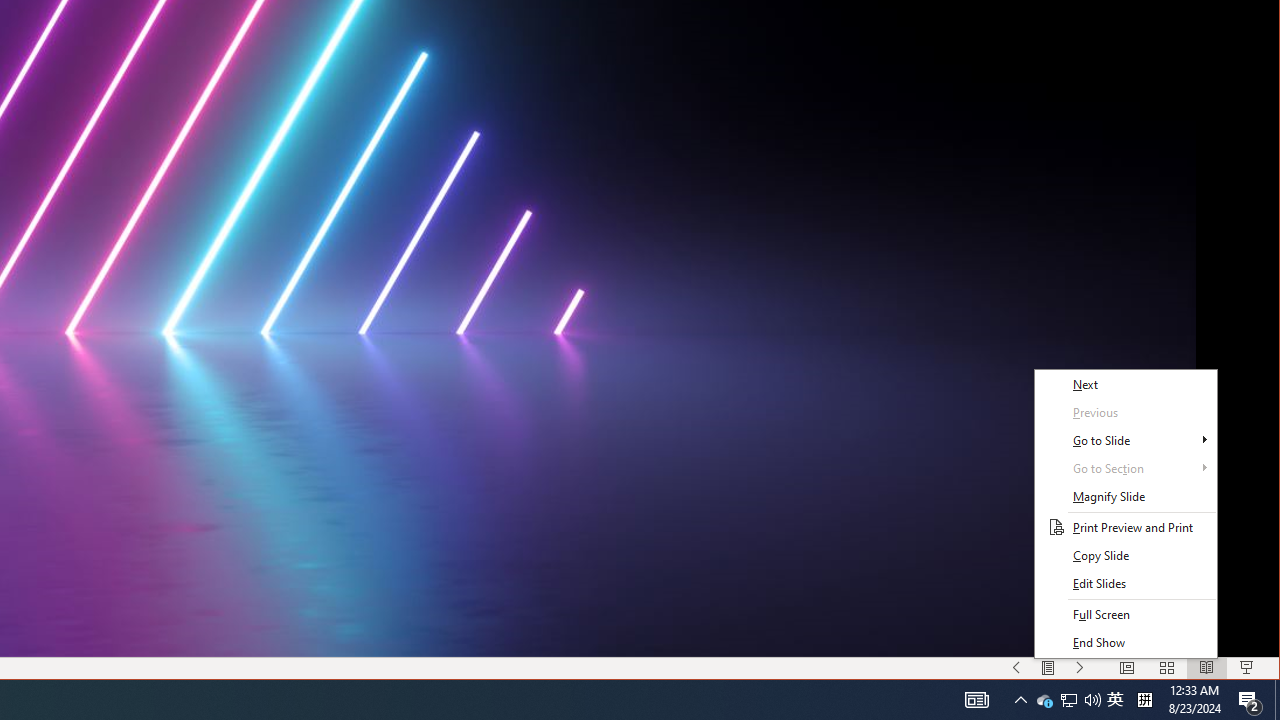  I want to click on 'Full Screen', so click(1125, 614).